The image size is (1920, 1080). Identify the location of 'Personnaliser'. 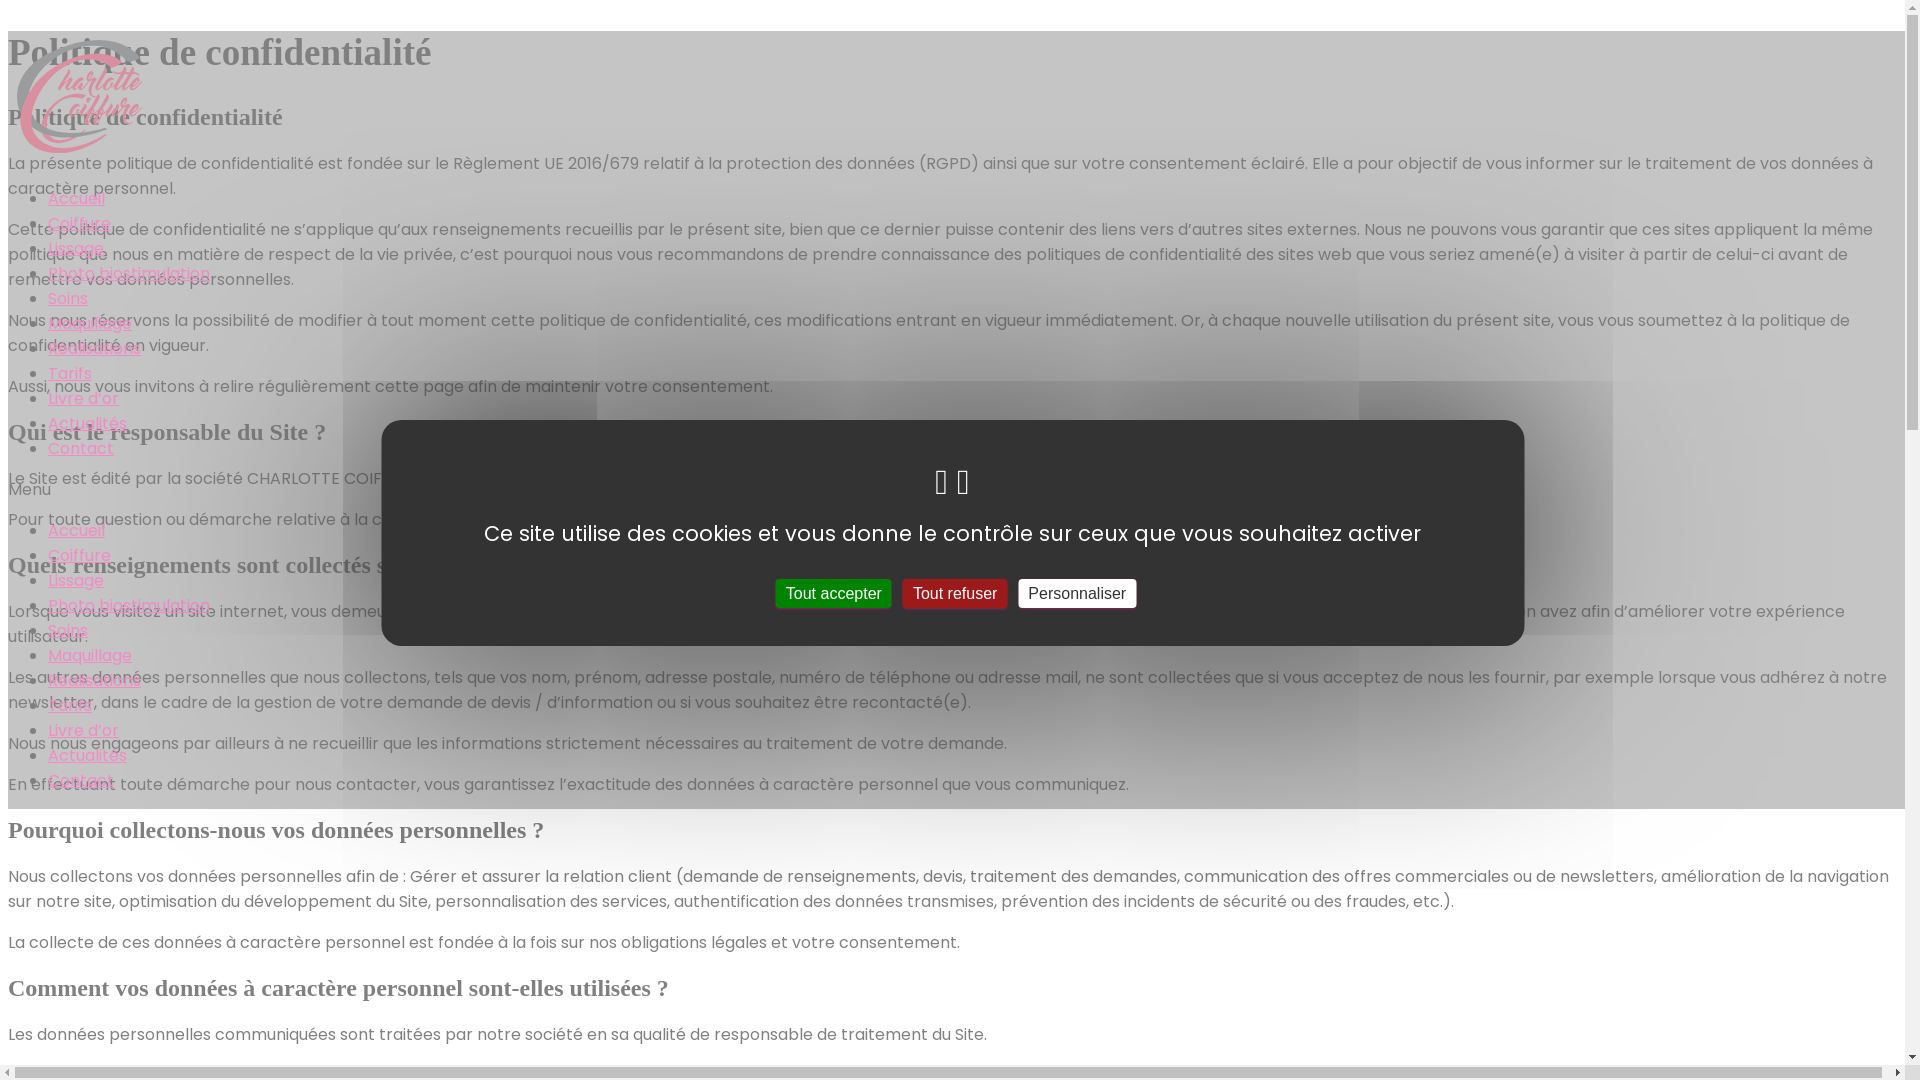
(1075, 591).